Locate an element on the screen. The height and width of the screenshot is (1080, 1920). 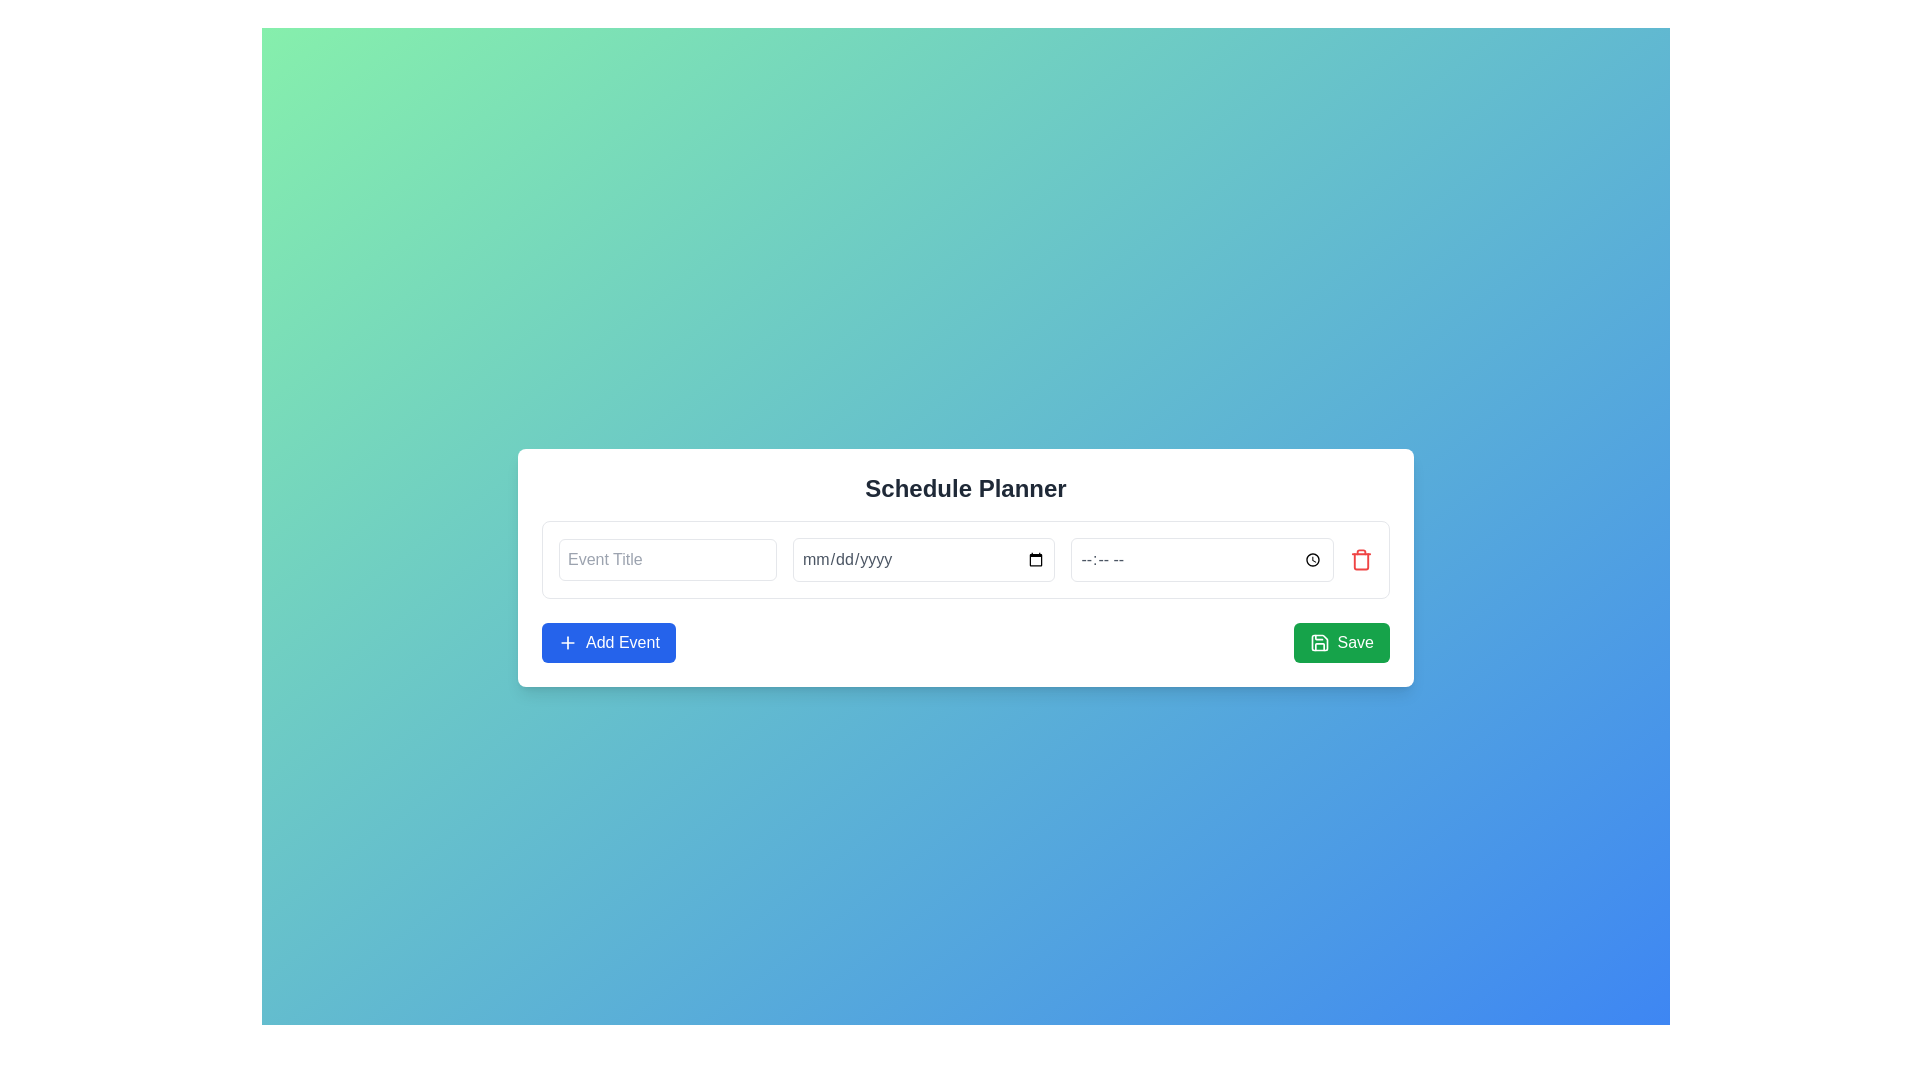
the green 'Save' button with rounded corners, located at the bottom-right corner of the interface, to initiate the save action is located at coordinates (1341, 643).